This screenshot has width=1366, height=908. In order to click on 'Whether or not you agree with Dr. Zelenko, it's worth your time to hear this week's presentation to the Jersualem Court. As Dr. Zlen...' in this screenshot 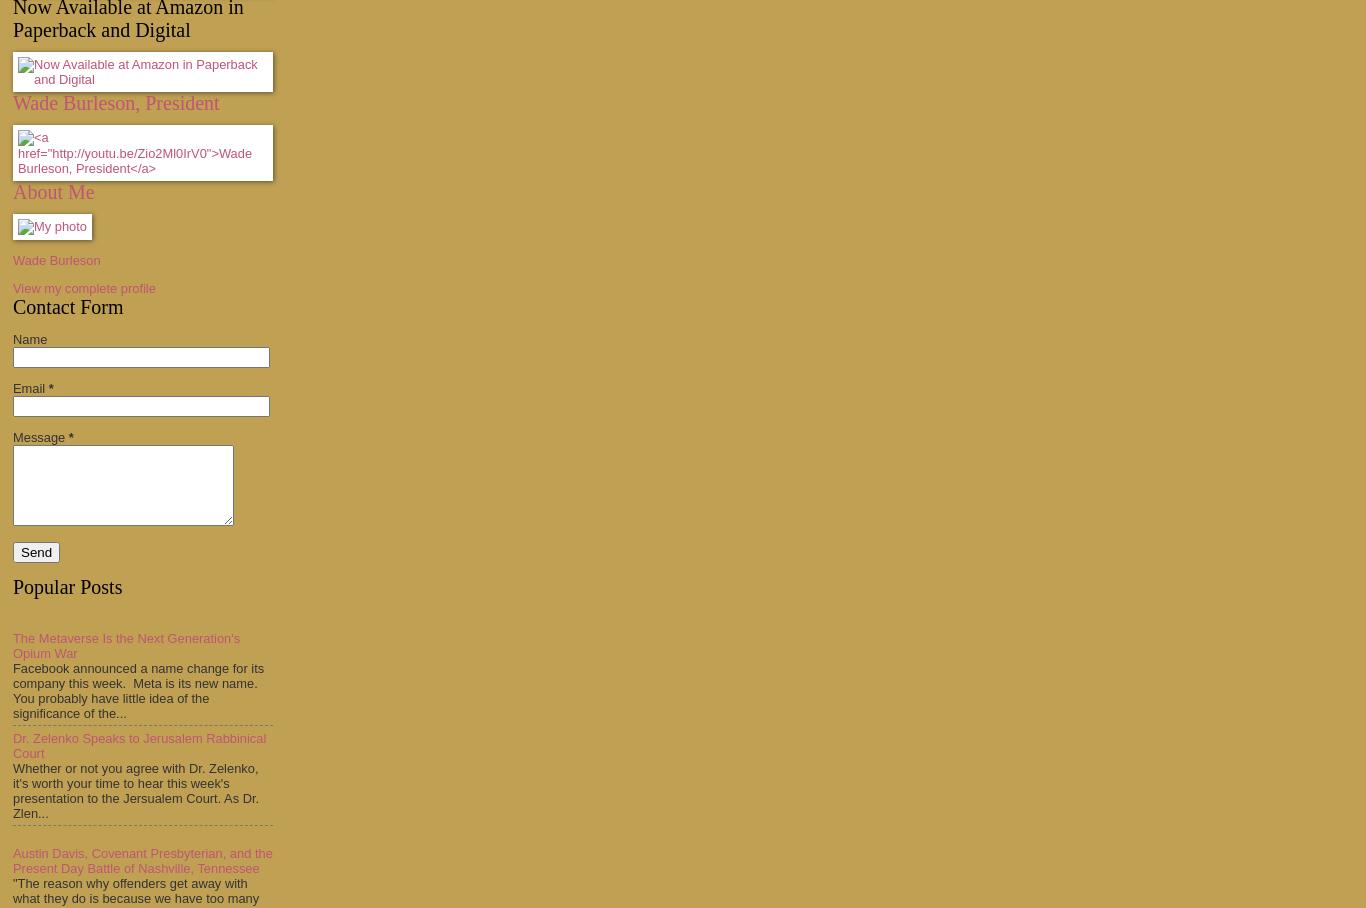, I will do `click(135, 788)`.